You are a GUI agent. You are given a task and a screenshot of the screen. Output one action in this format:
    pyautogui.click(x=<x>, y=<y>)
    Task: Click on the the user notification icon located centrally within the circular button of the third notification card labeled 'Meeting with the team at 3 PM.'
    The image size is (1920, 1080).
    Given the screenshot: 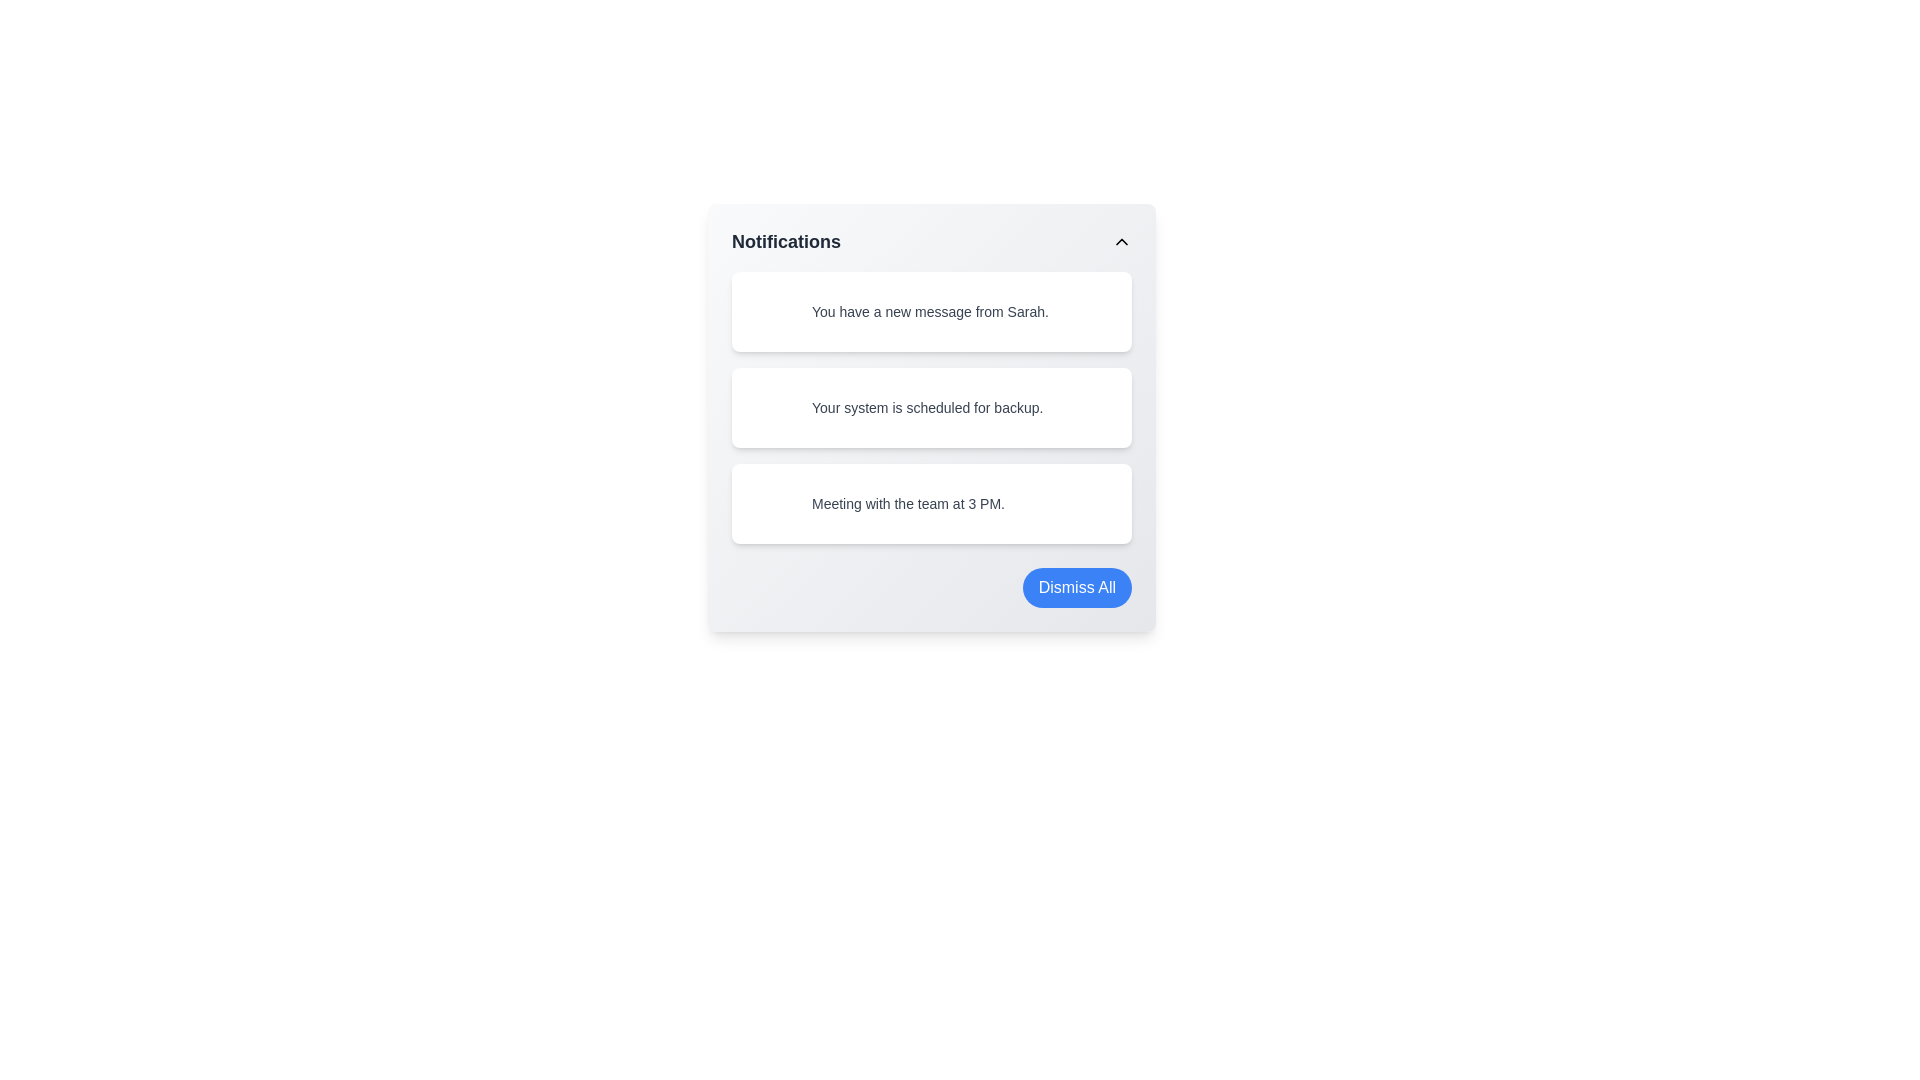 What is the action you would take?
    pyautogui.click(x=771, y=503)
    